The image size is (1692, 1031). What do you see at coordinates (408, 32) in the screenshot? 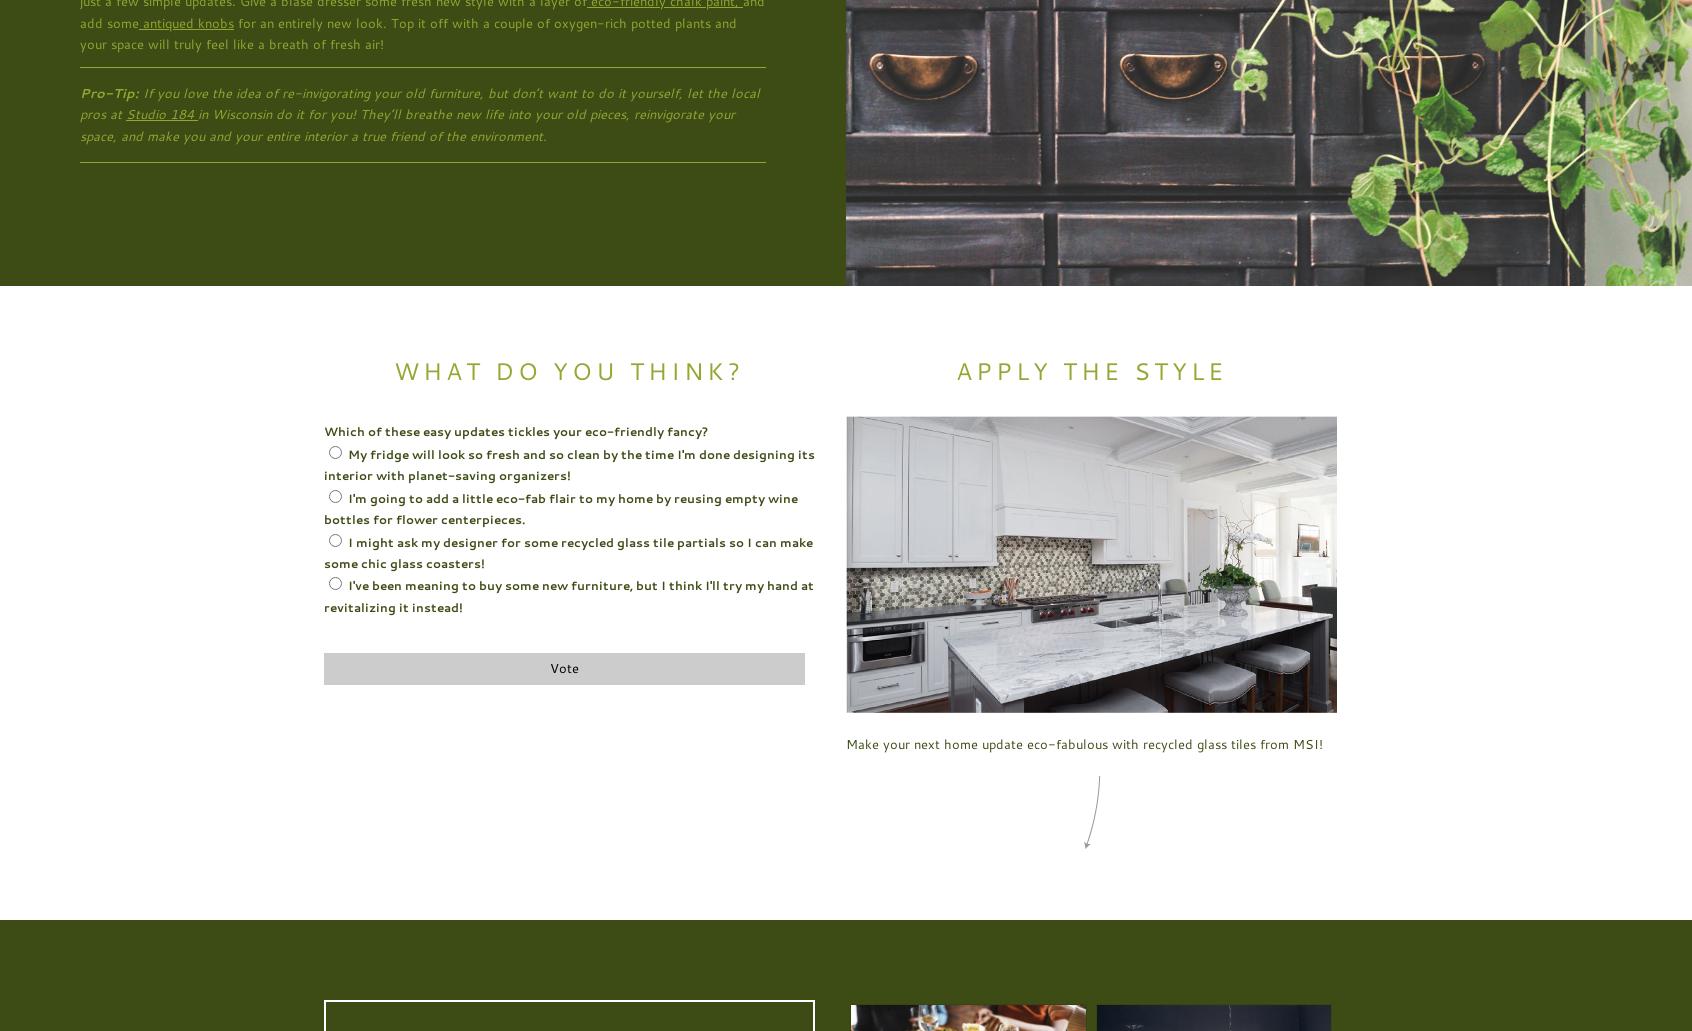
I see `'for an entirely new look. Top it off with a couple of oxygen-rich potted plants and your space will truly feel like a breath of fresh air!'` at bounding box center [408, 32].